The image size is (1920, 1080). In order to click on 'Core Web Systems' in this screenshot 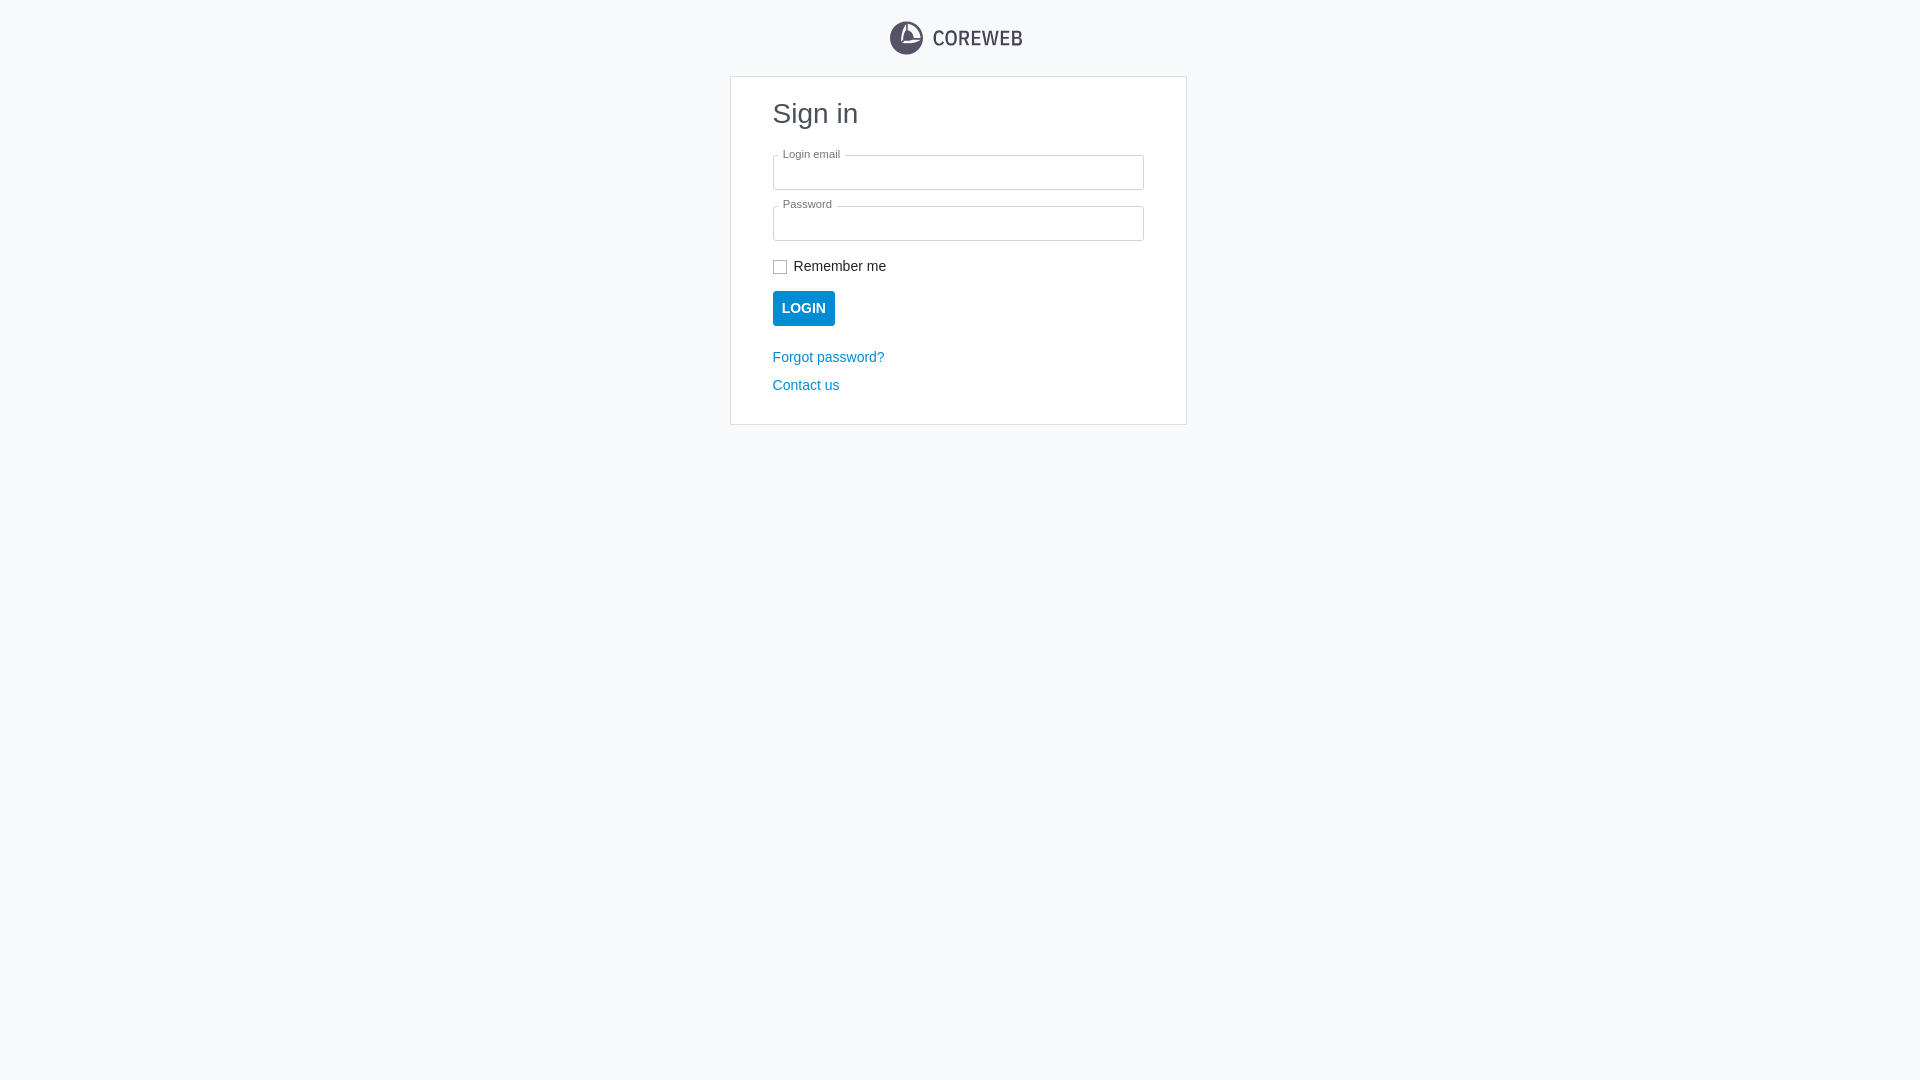, I will do `click(954, 38)`.